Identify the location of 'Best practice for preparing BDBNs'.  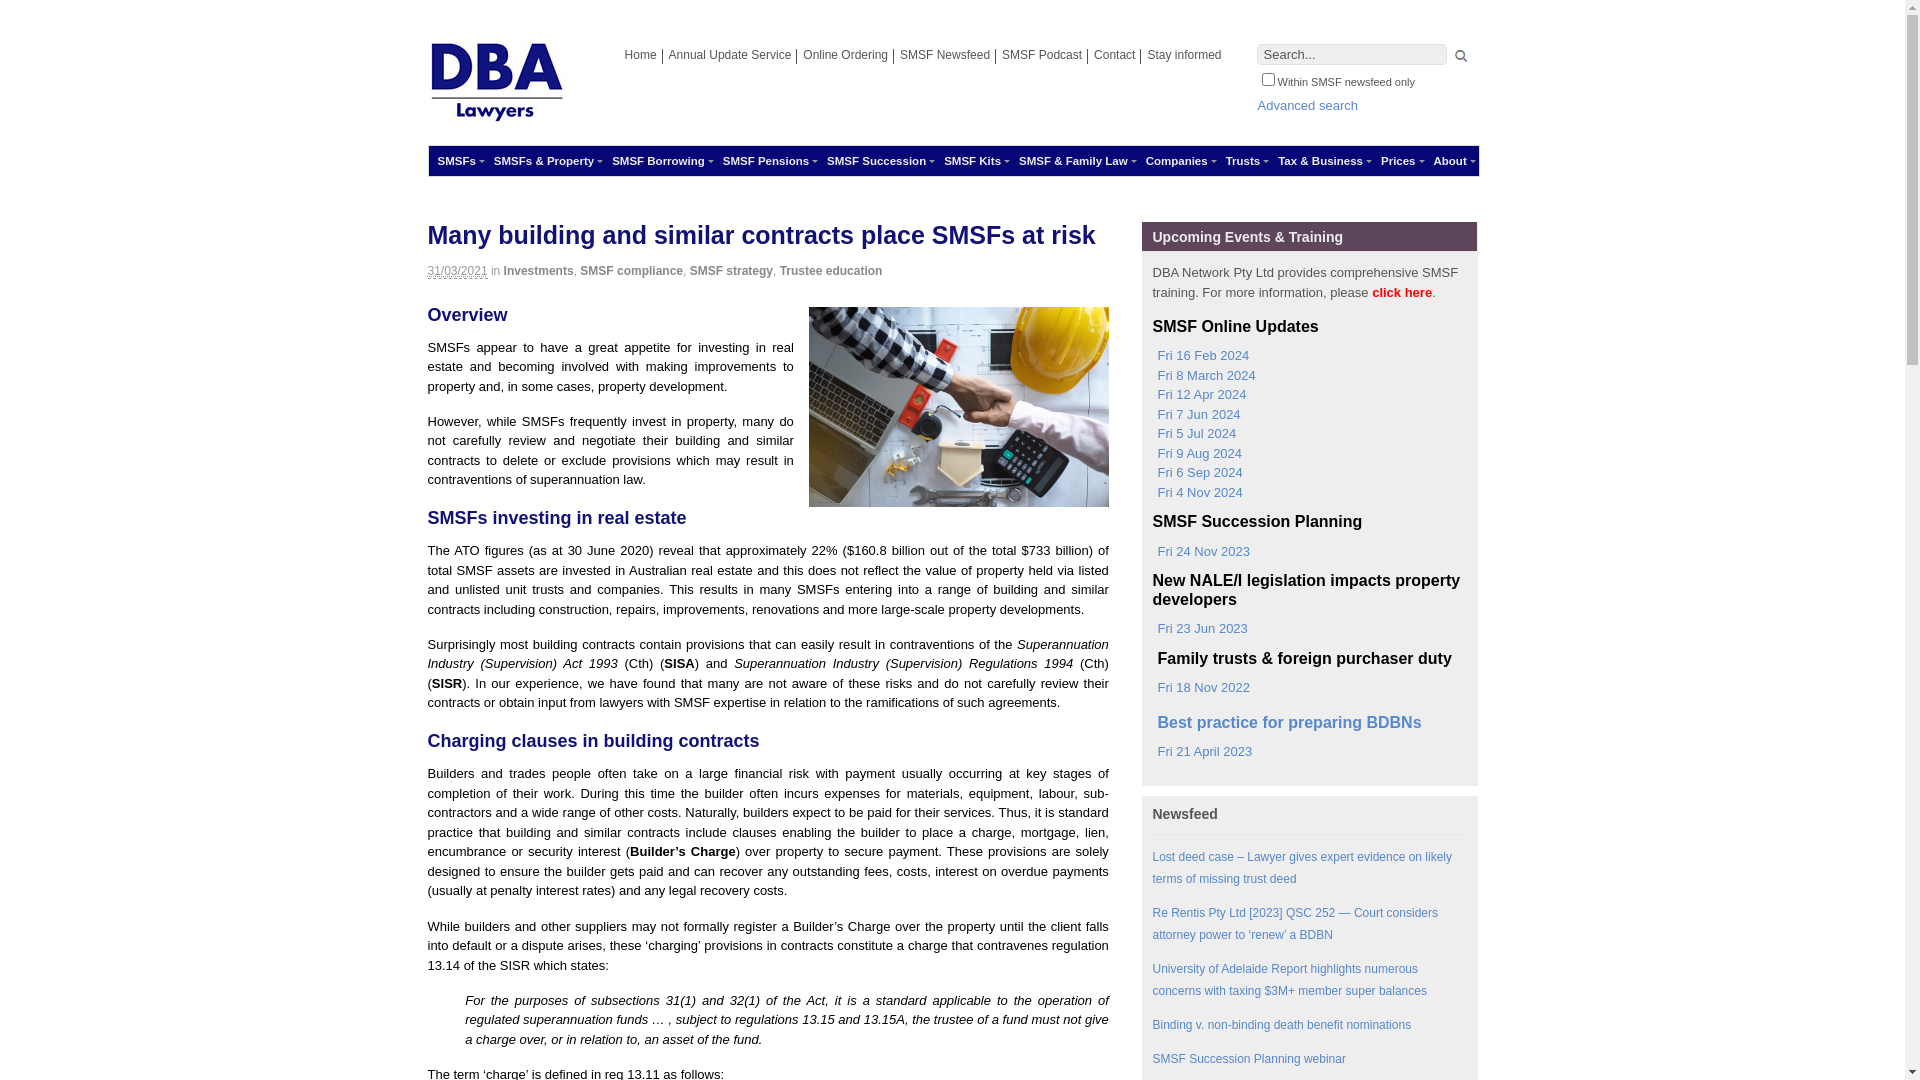
(1152, 722).